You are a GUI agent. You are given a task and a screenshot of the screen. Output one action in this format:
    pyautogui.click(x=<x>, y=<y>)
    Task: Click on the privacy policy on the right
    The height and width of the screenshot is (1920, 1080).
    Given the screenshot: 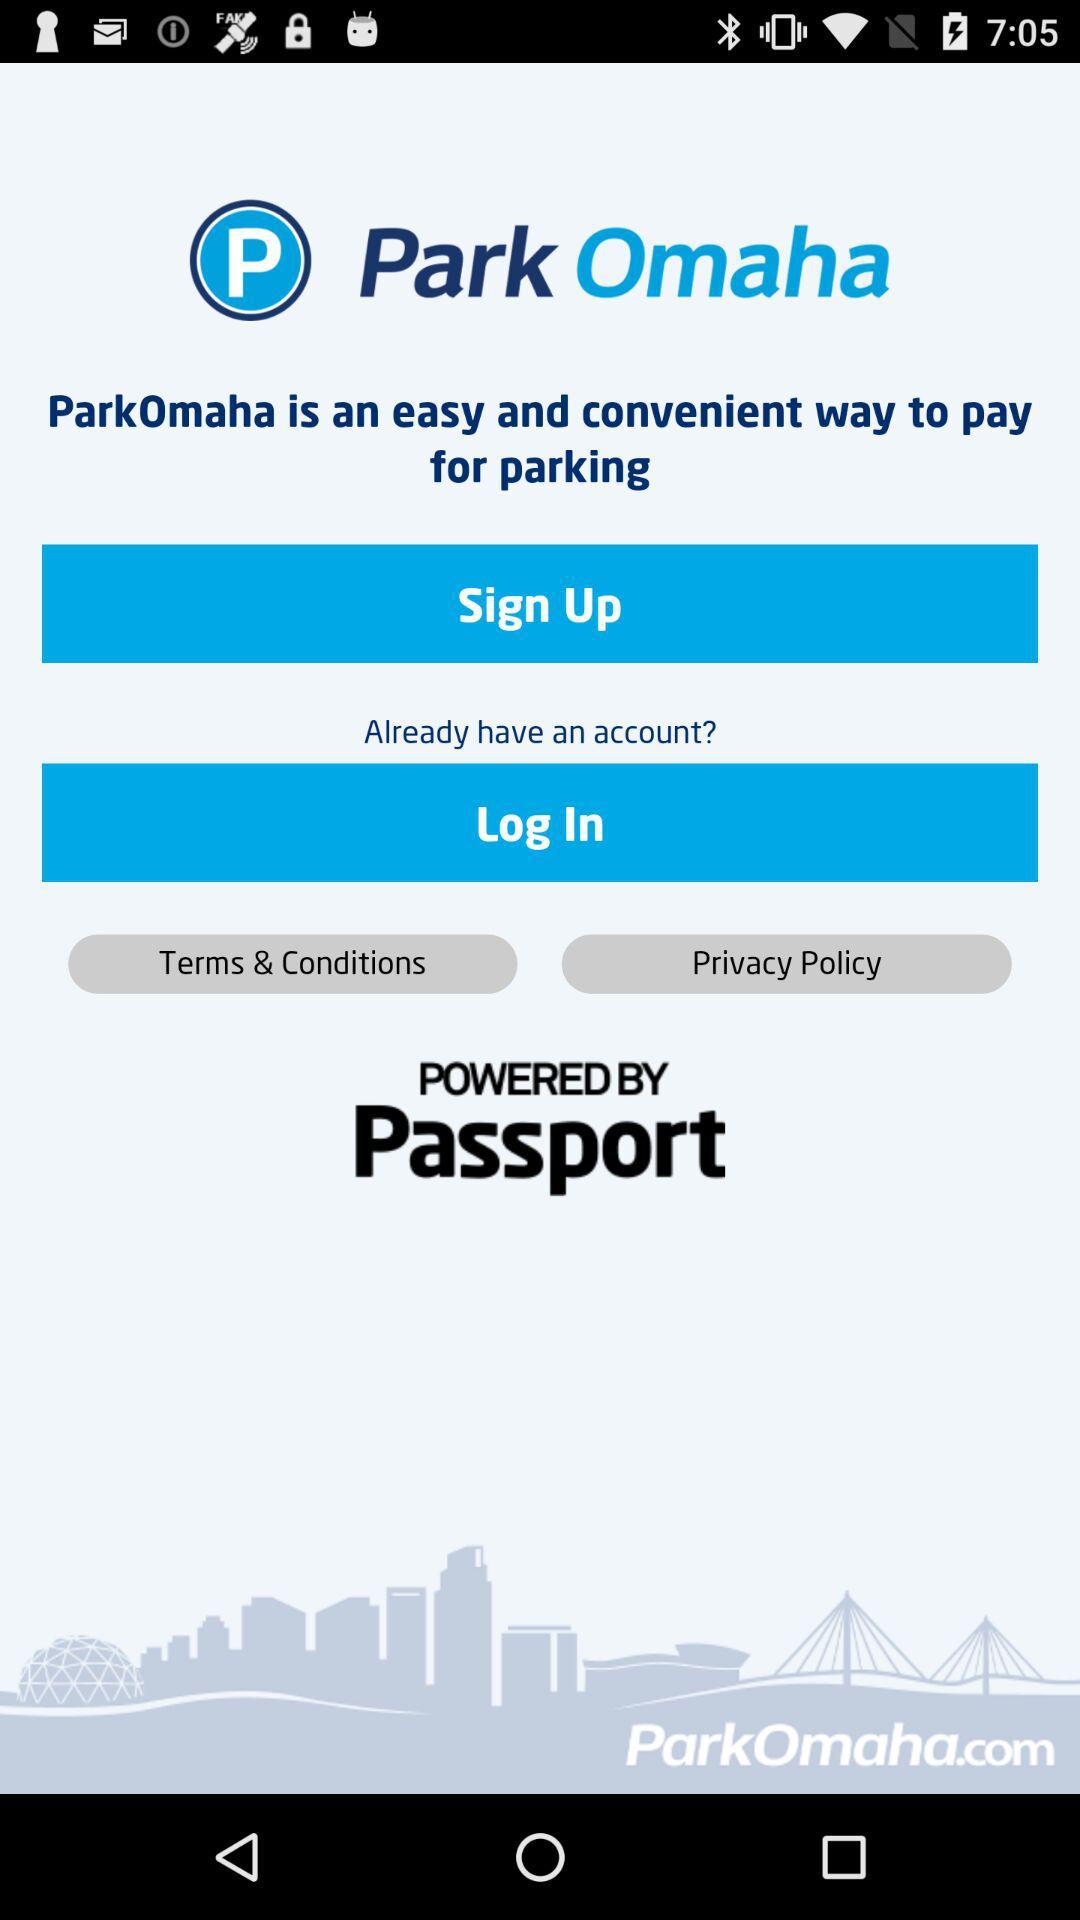 What is the action you would take?
    pyautogui.click(x=785, y=964)
    